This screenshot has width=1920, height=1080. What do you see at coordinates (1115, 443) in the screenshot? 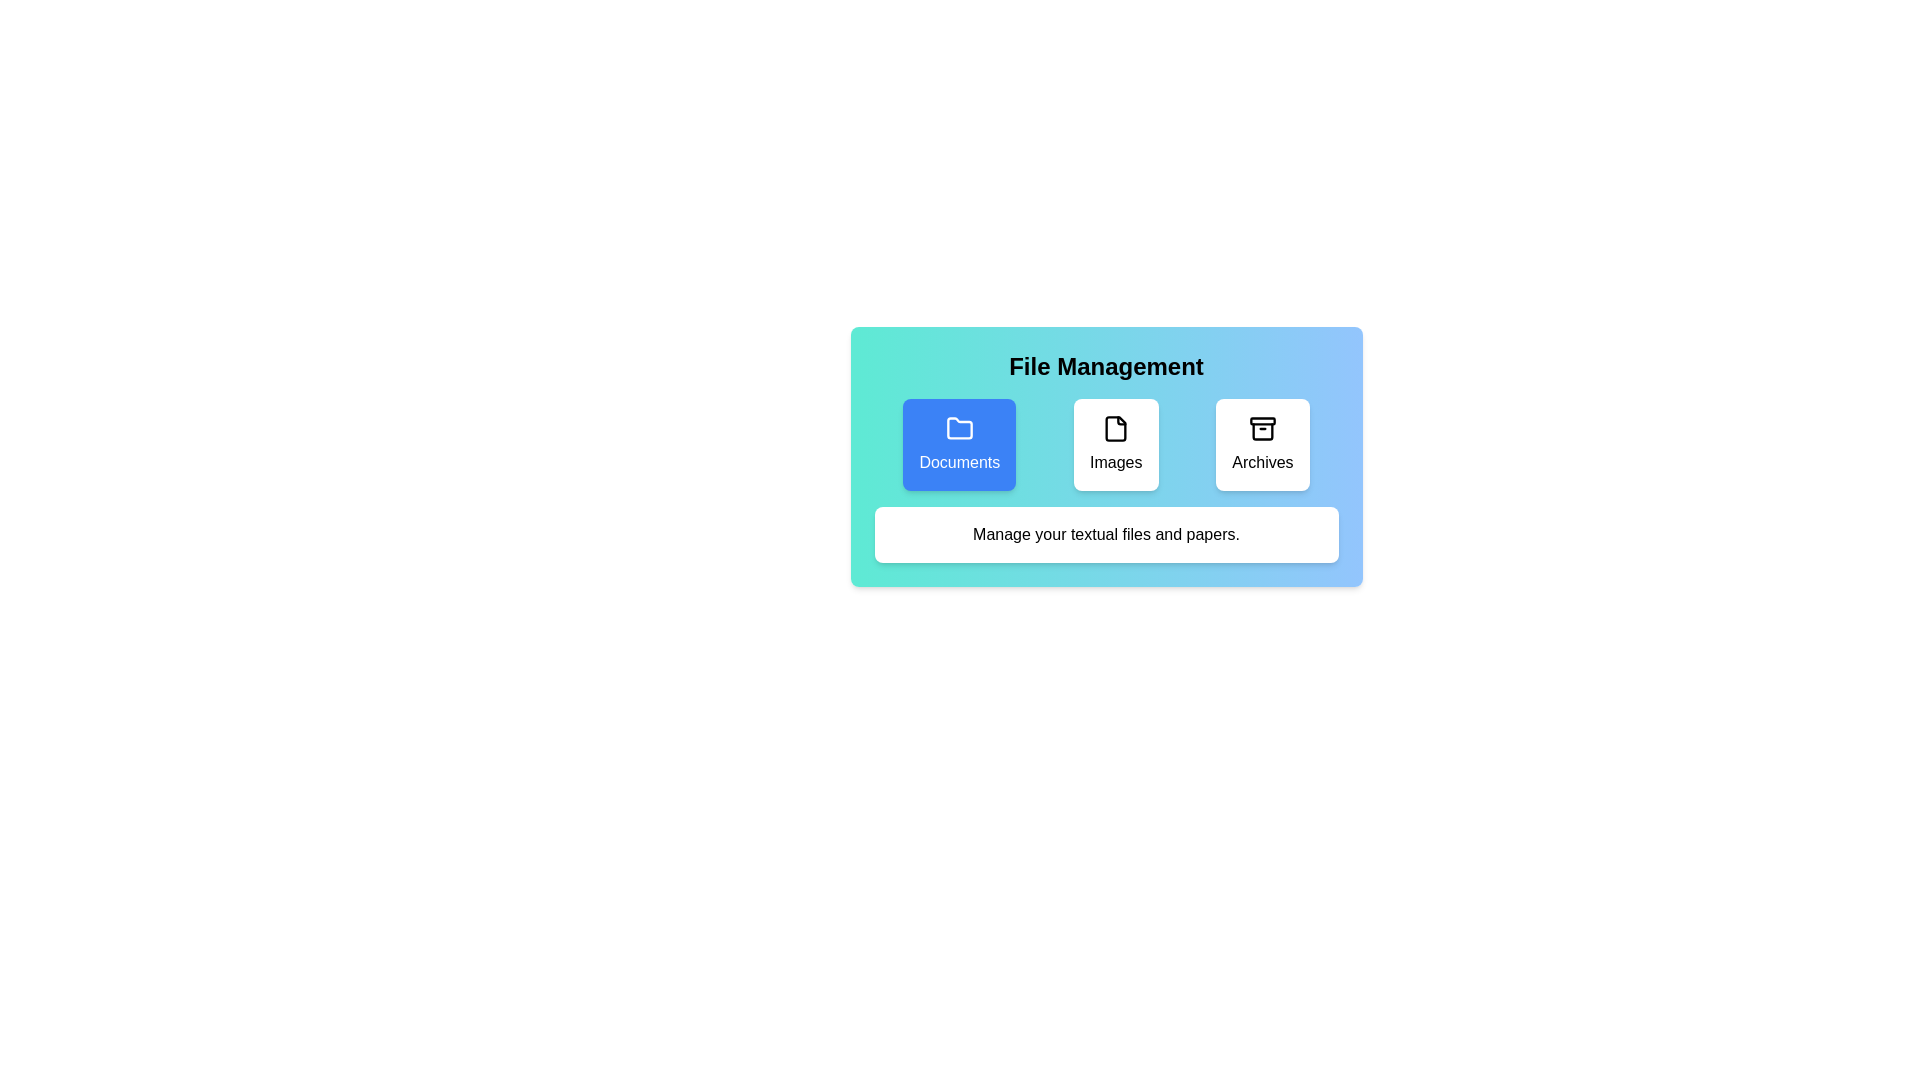
I see `the category button Images to observe the hover effect` at bounding box center [1115, 443].